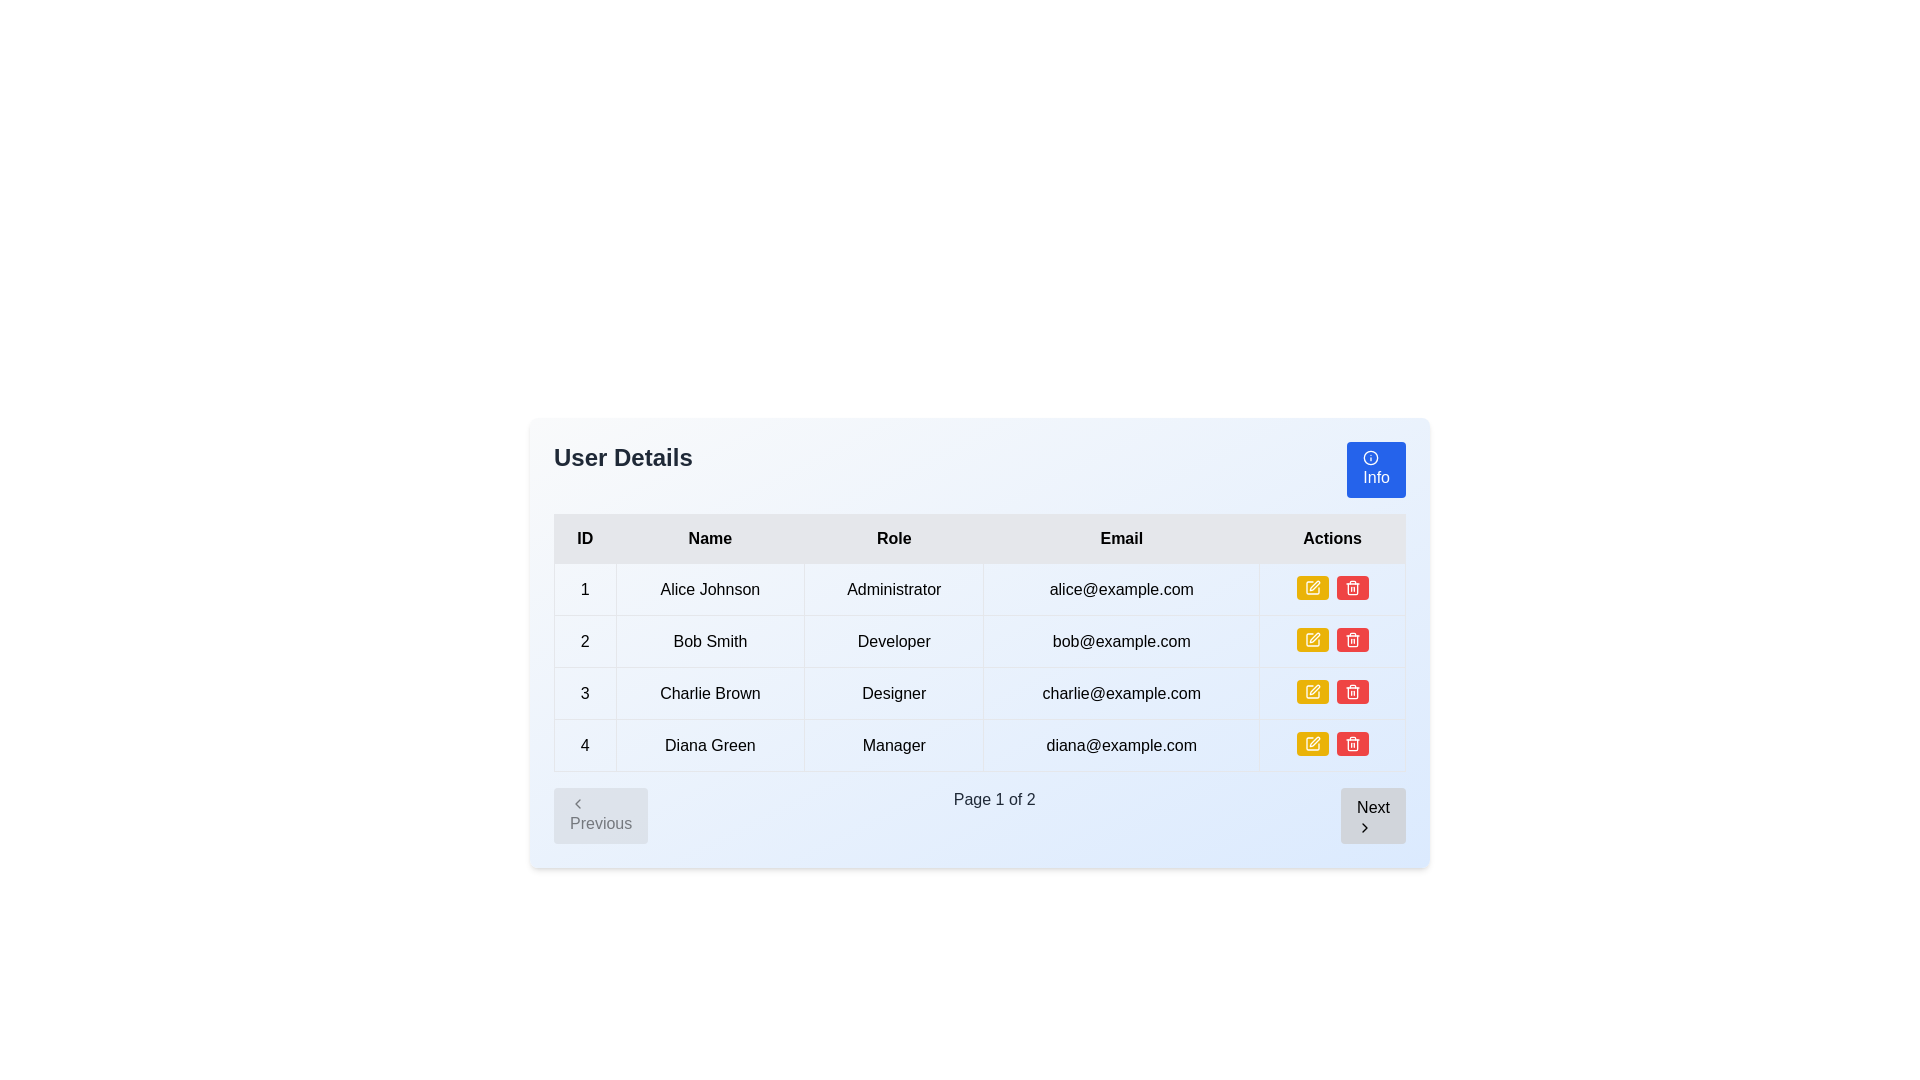  What do you see at coordinates (1370, 458) in the screenshot?
I see `the blue and white information icon, which is a white 'i' inside a circular blue background, located at the center of the 'Info' button in the top-right corner of the table` at bounding box center [1370, 458].